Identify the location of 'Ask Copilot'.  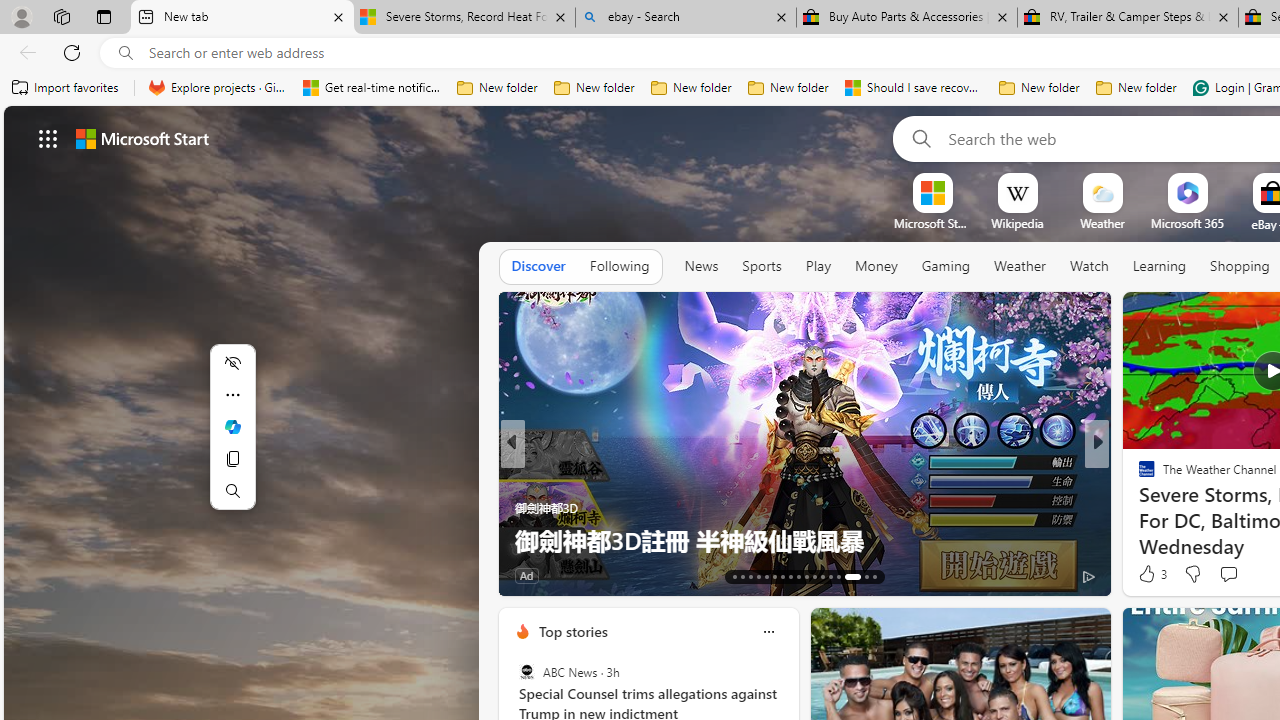
(232, 425).